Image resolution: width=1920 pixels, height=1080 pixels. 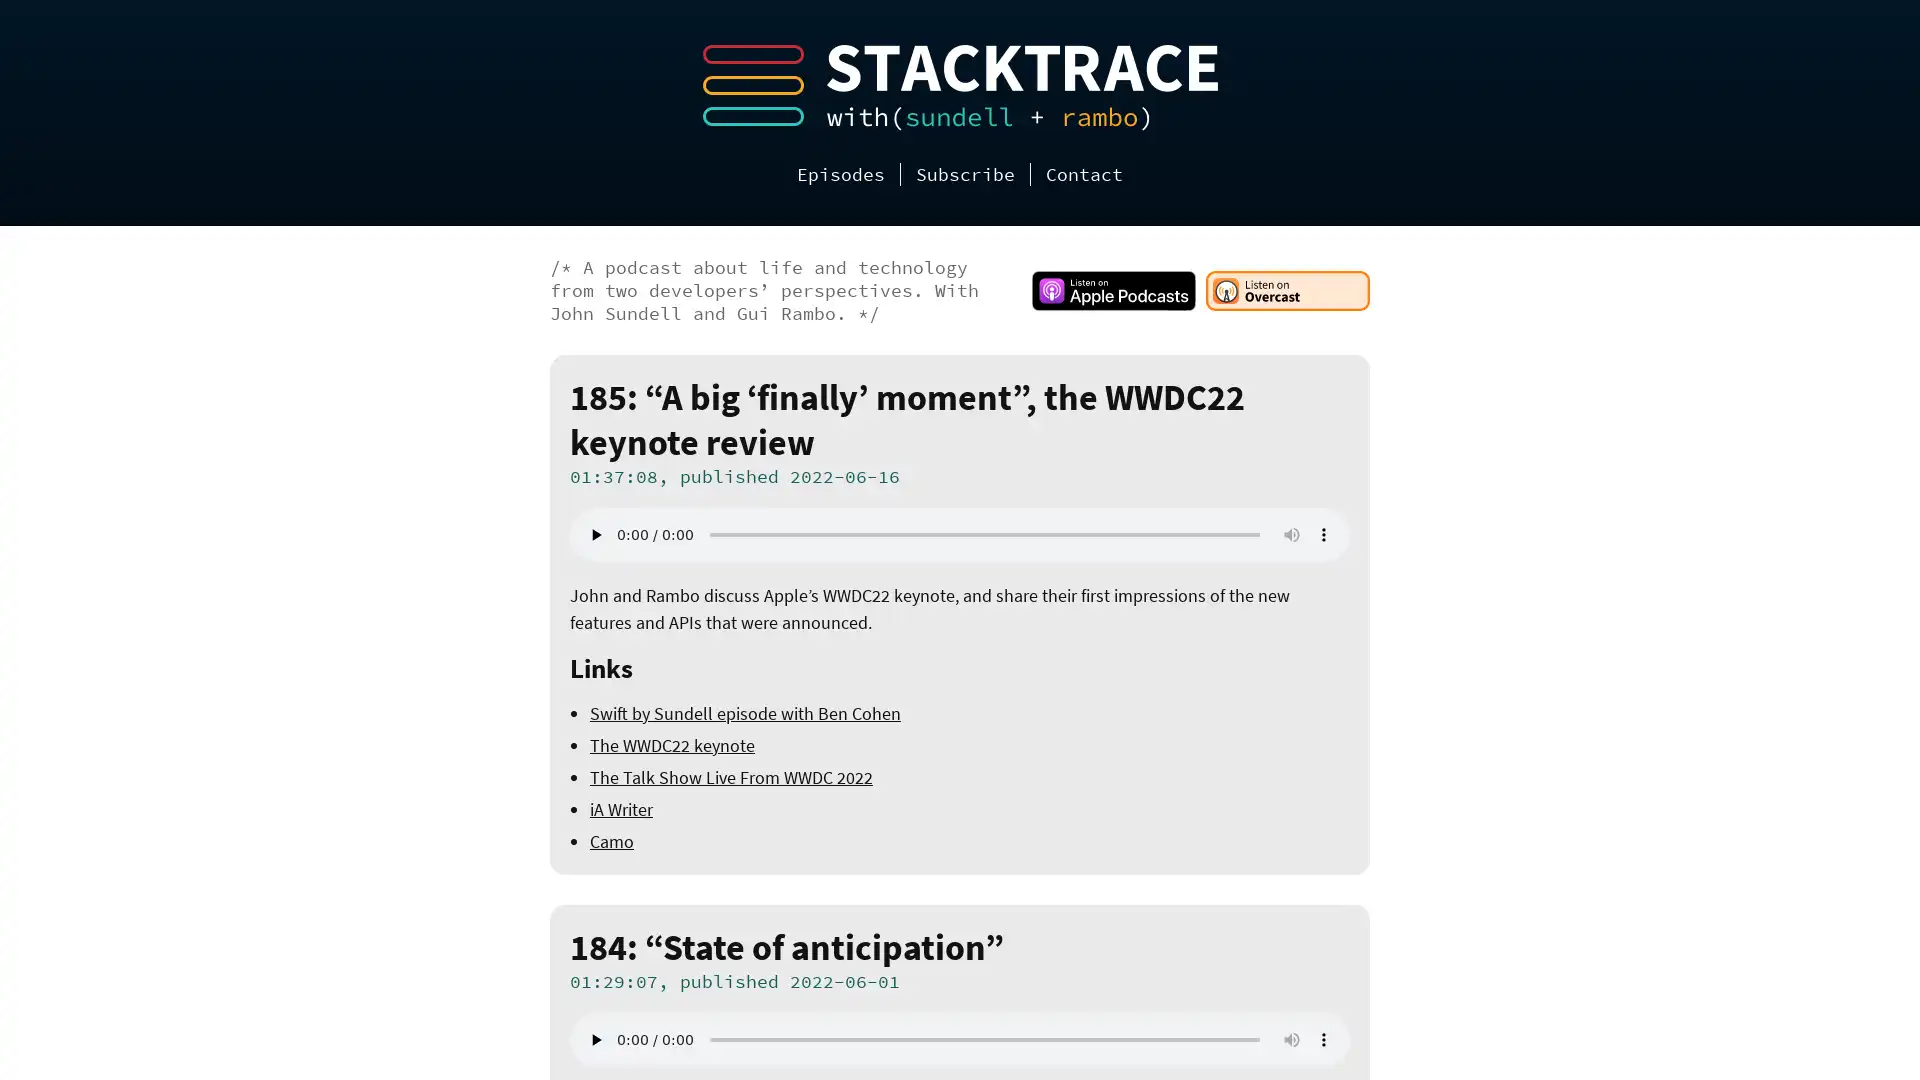 What do you see at coordinates (1291, 534) in the screenshot?
I see `mute` at bounding box center [1291, 534].